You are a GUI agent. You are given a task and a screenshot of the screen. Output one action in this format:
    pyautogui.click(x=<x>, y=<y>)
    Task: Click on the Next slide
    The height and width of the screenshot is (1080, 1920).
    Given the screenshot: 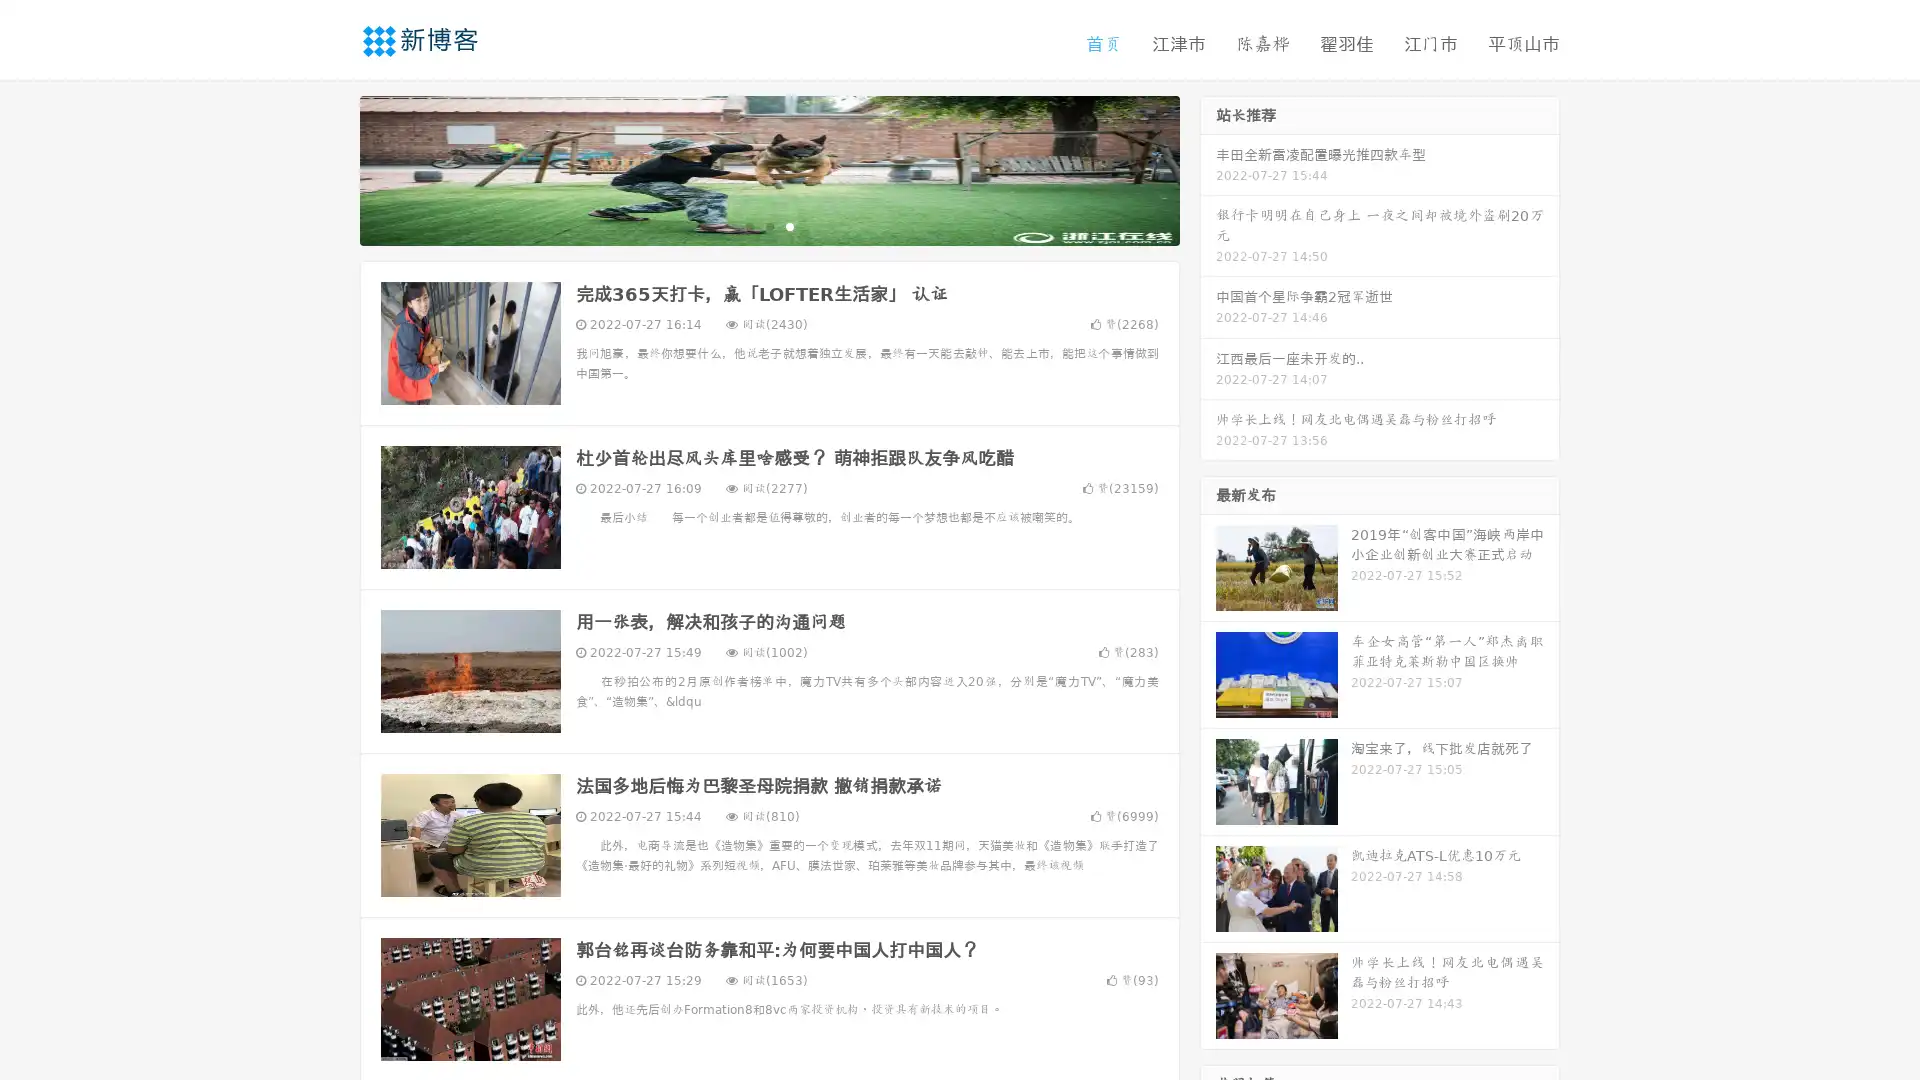 What is the action you would take?
    pyautogui.click(x=1208, y=168)
    